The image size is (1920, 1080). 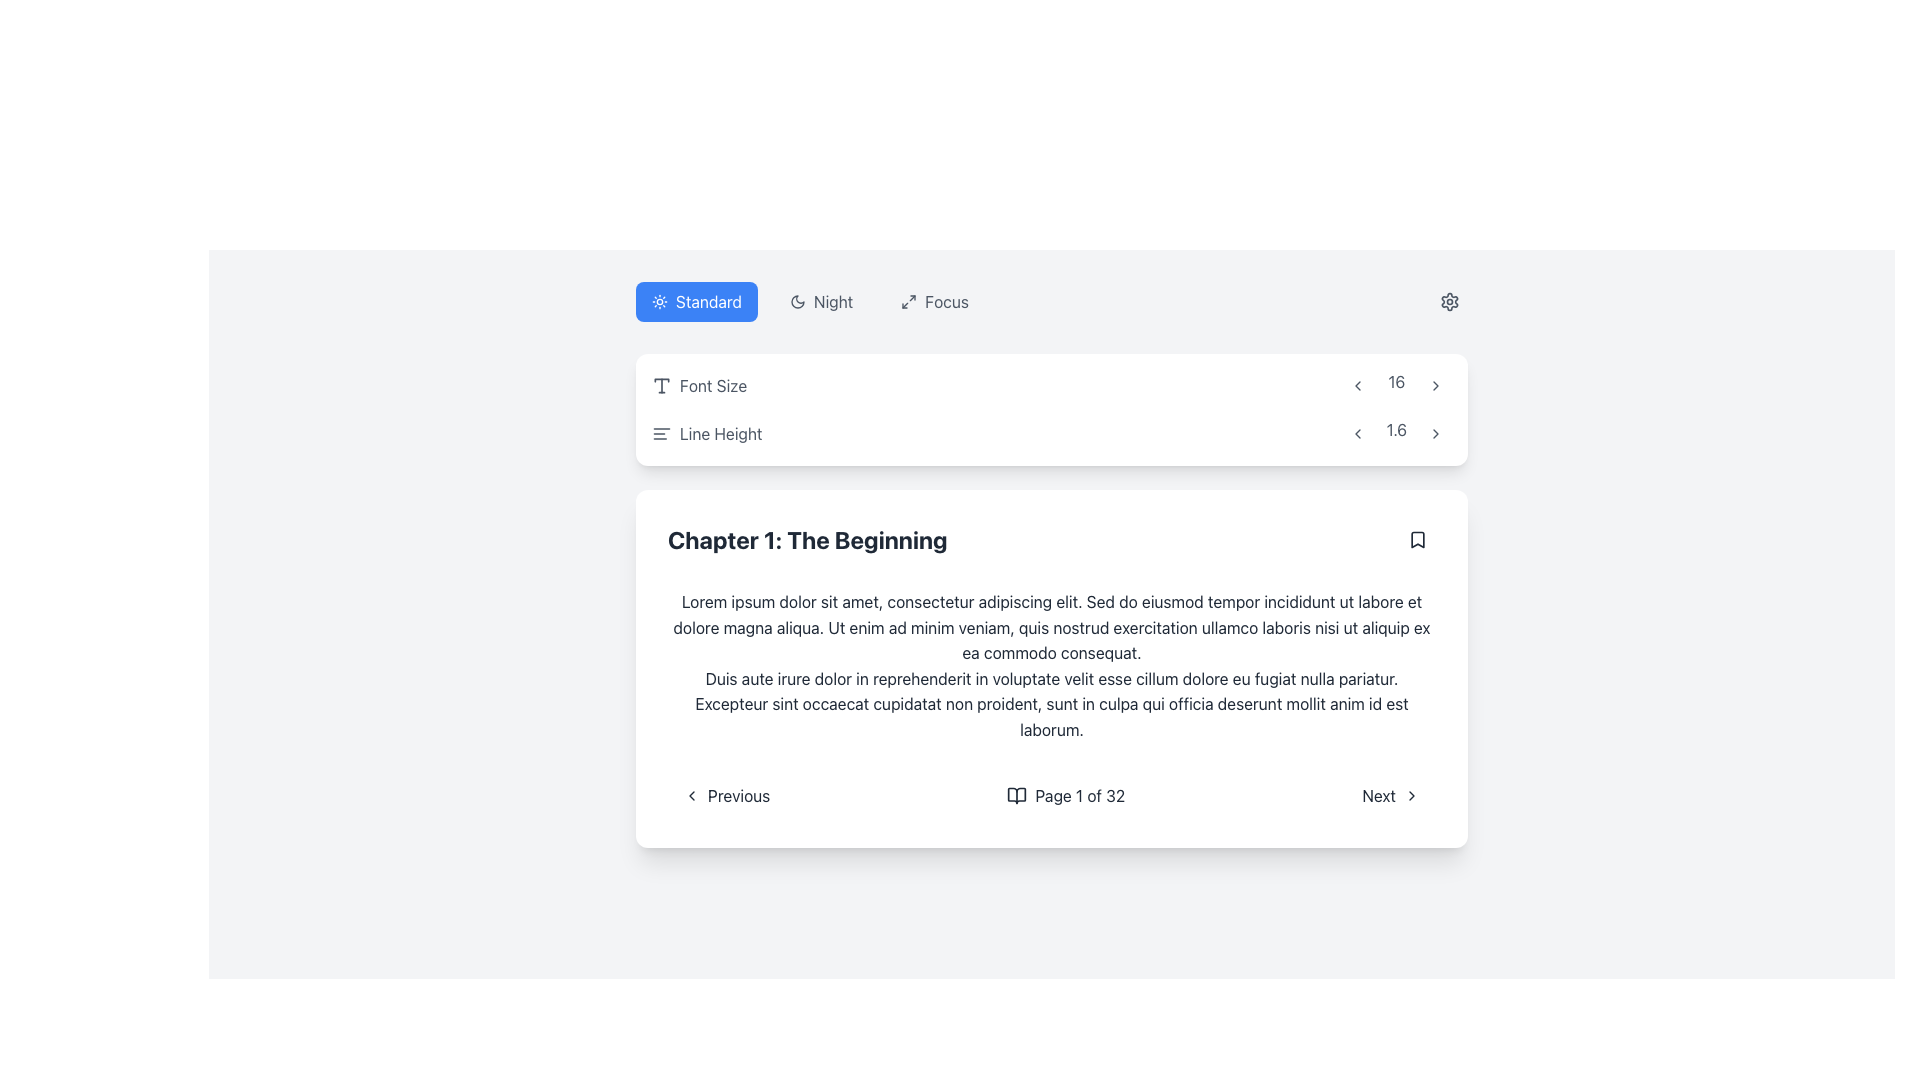 I want to click on the 'Next' button located at the bottom-right corner of the chapter content card, so click(x=1390, y=794).